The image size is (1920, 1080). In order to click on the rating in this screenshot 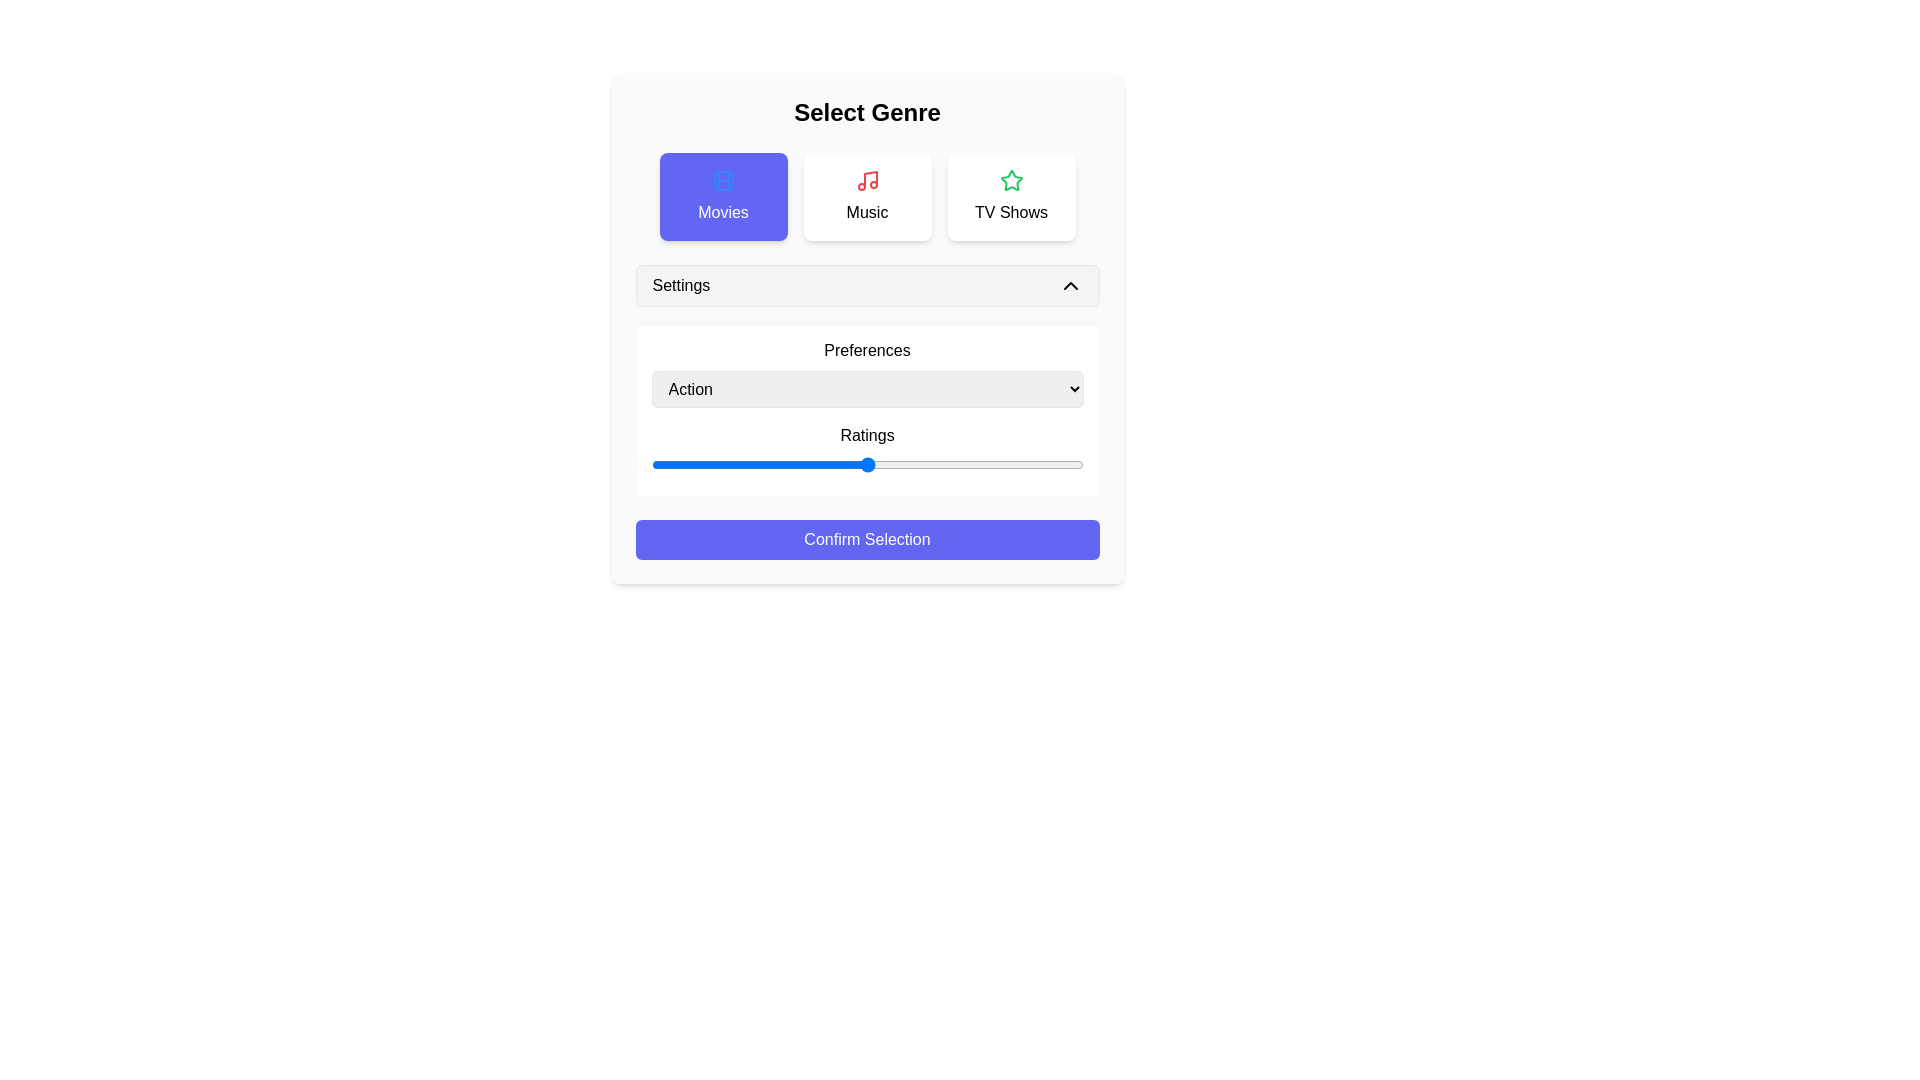, I will do `click(699, 465)`.